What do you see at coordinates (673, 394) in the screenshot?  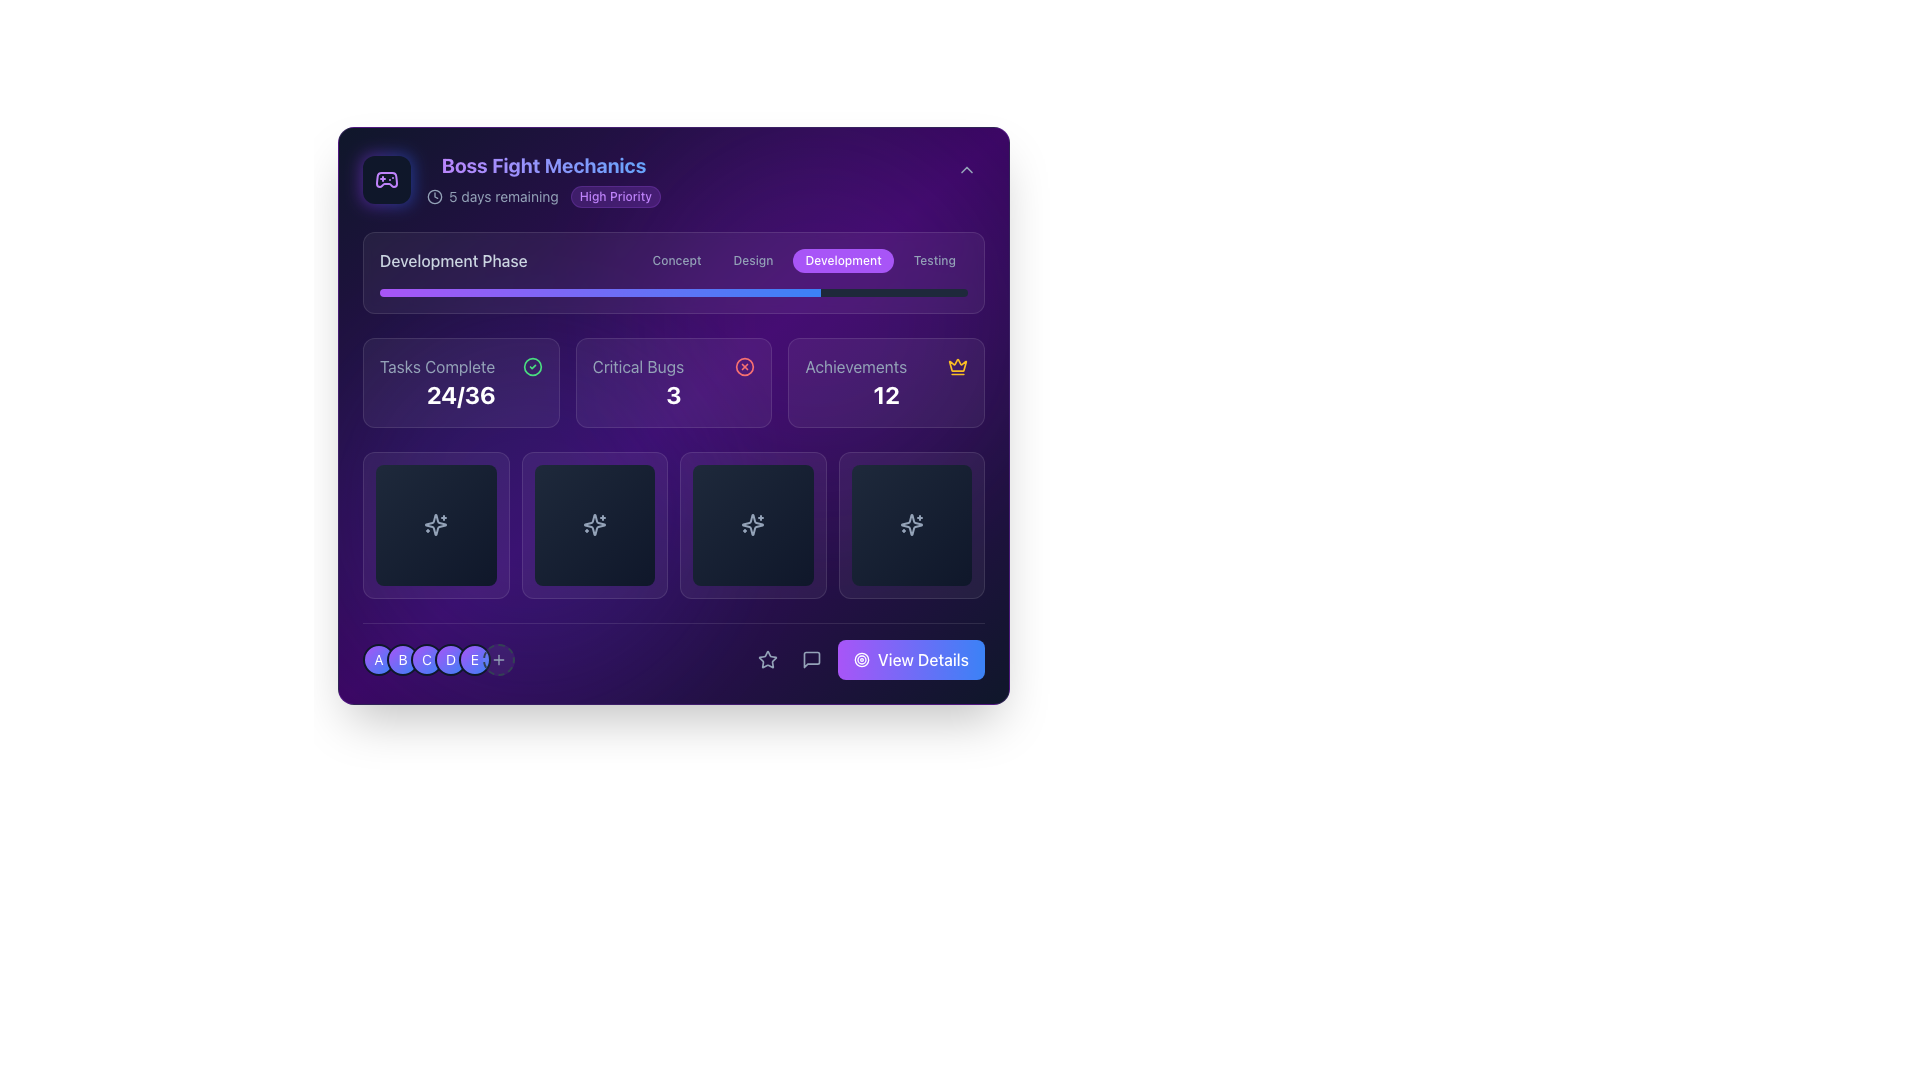 I see `the text display that indicates the count of critical bugs in the dashboard, which is centrally located in the 'Critical Bugs' section` at bounding box center [673, 394].